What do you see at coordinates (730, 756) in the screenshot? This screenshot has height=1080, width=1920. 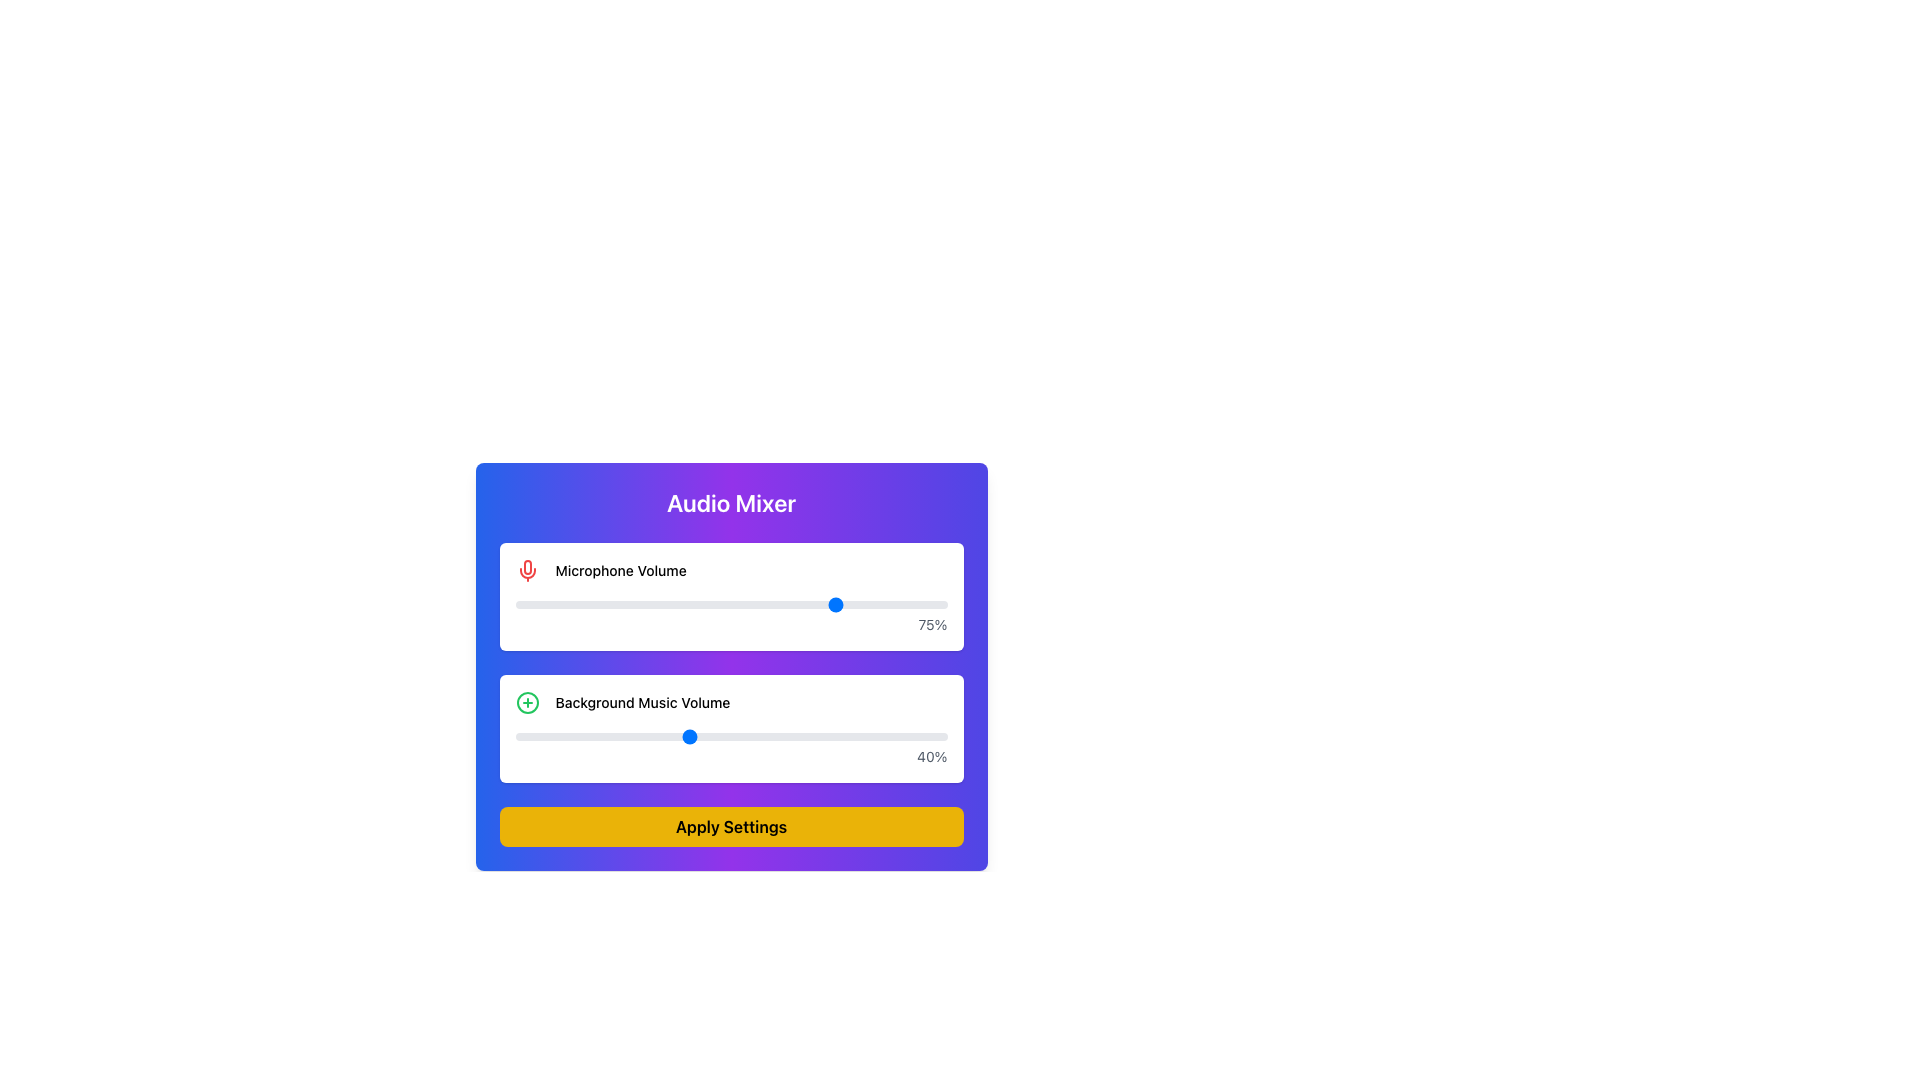 I see `the static text displaying '40%' in gray tone, located in the 'Background Music Volume' section, adjacent to the volume control slider` at bounding box center [730, 756].